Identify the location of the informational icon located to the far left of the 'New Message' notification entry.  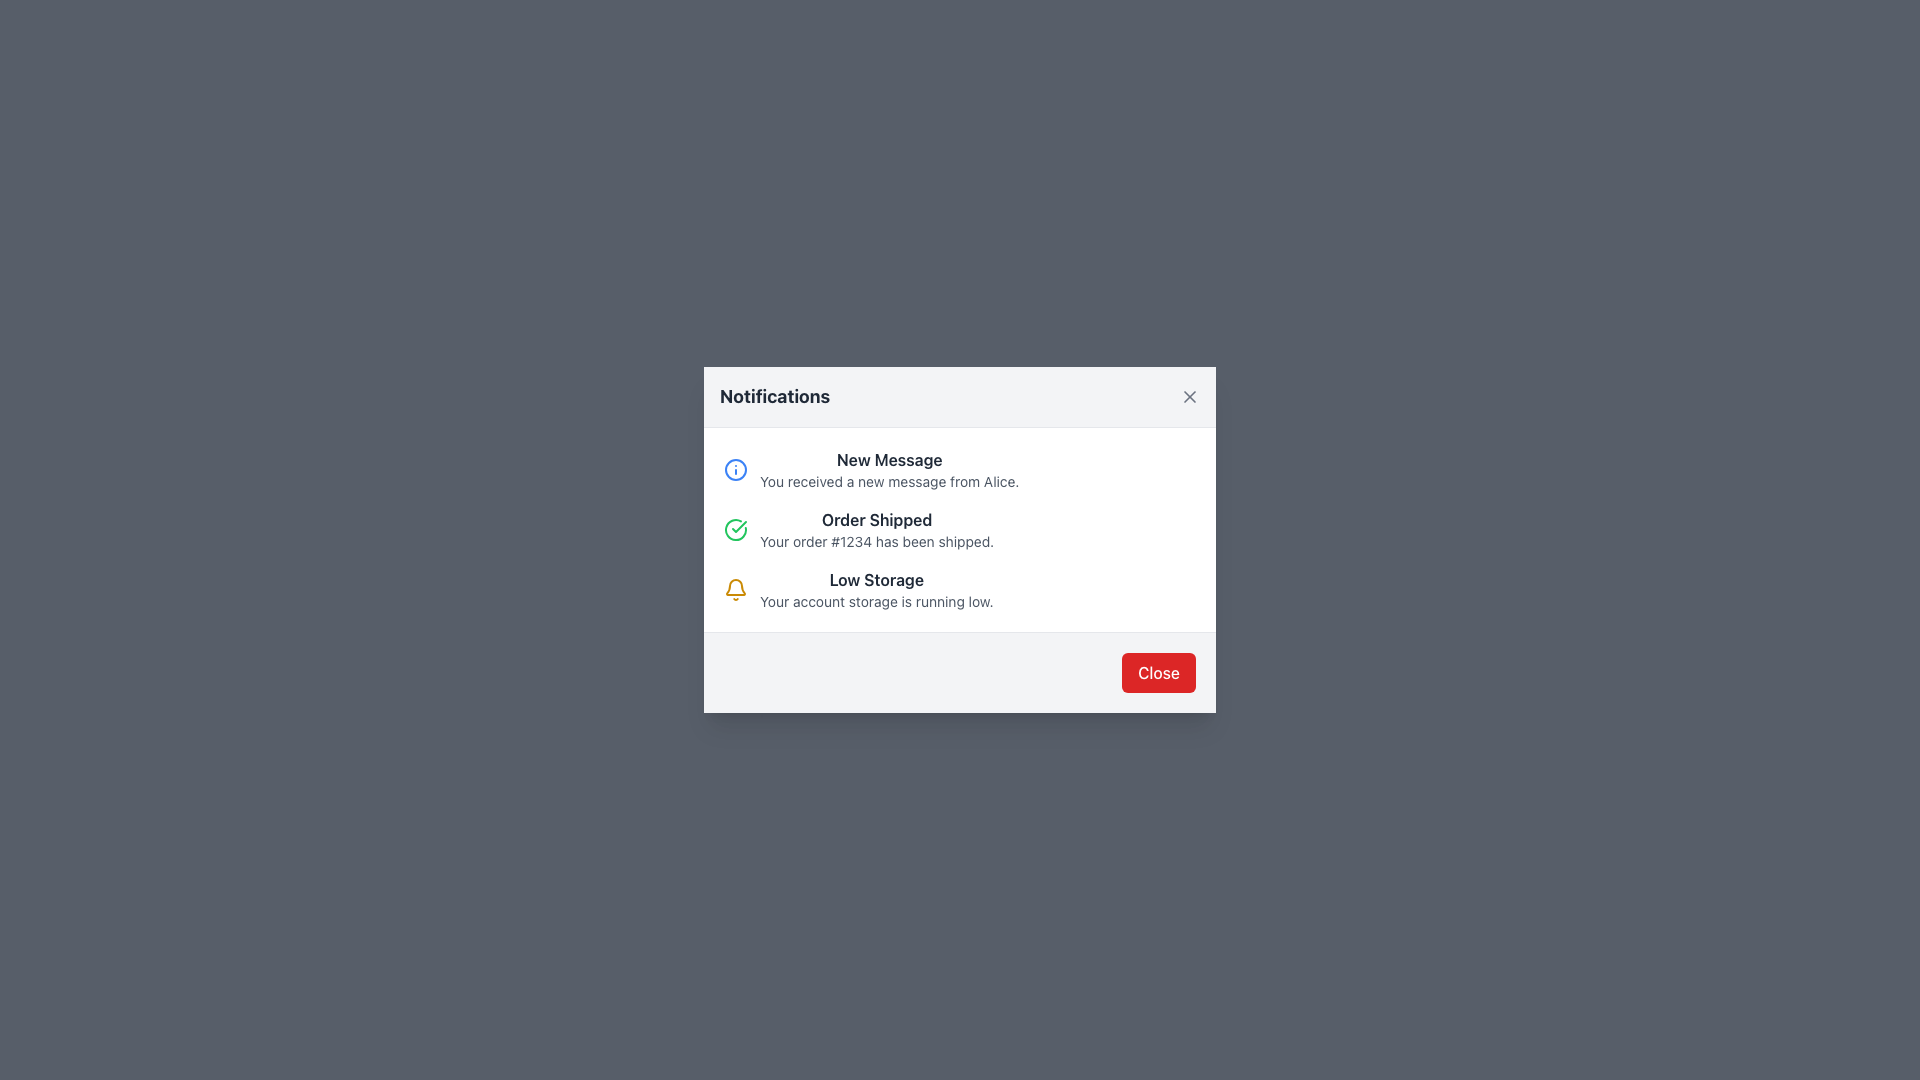
(734, 470).